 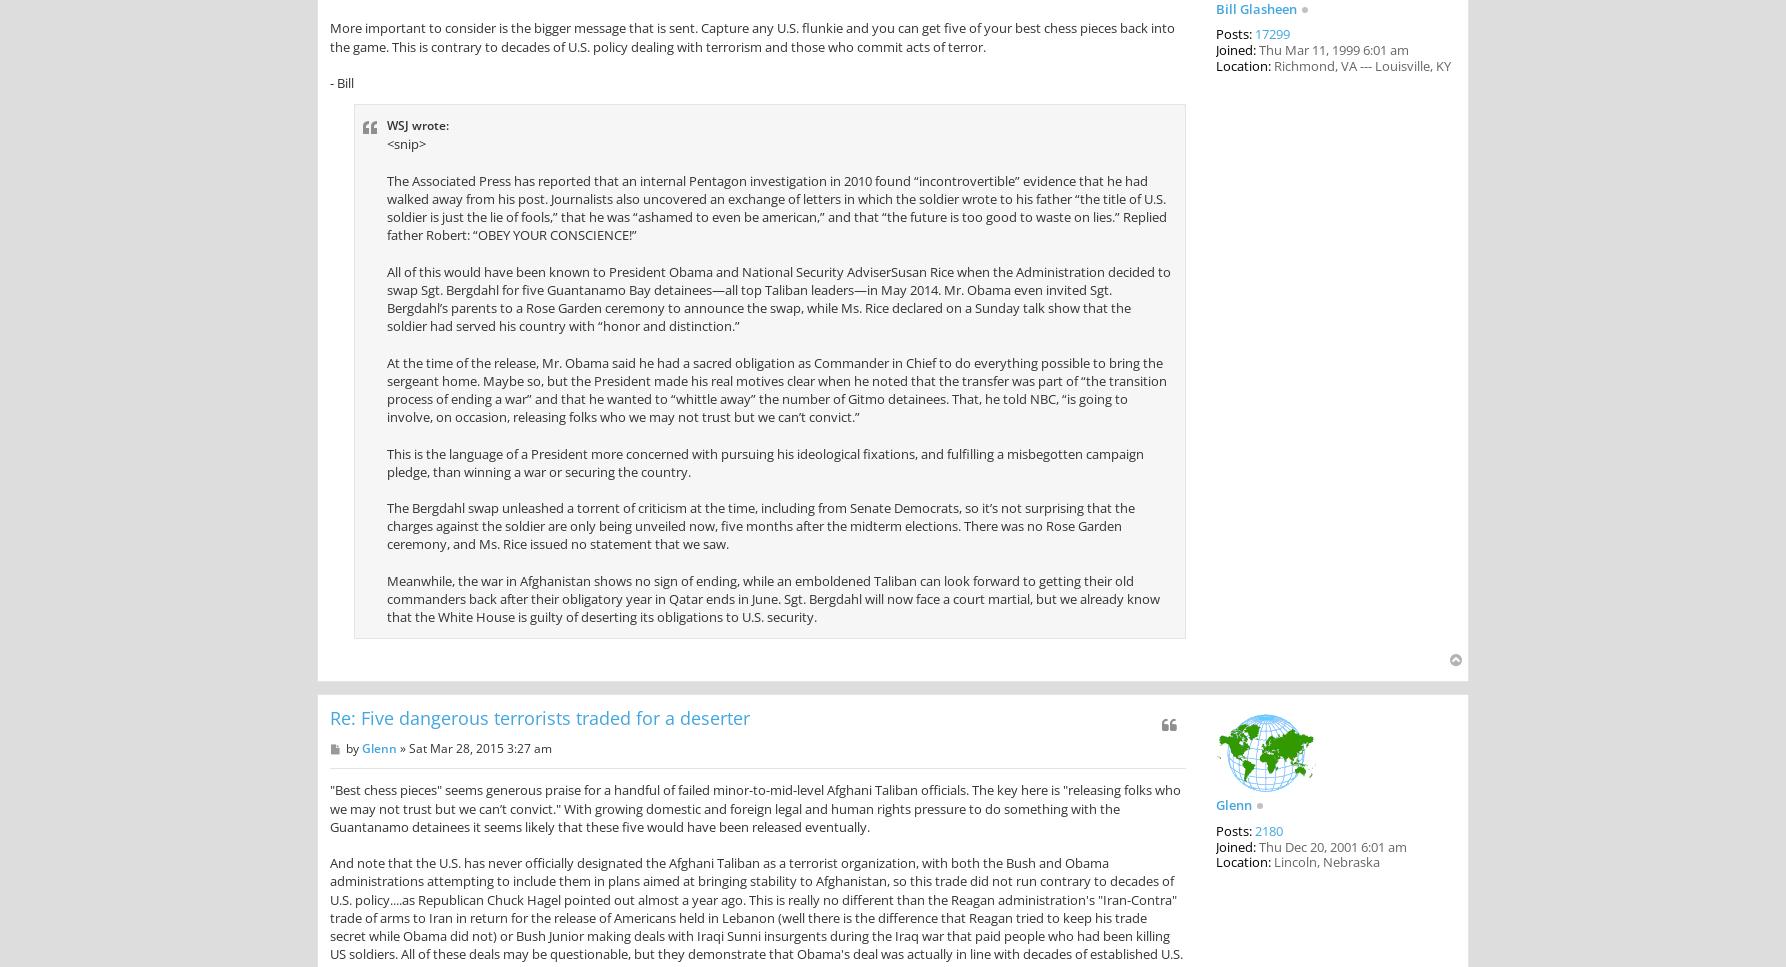 I want to click on '- Bill', so click(x=342, y=82).